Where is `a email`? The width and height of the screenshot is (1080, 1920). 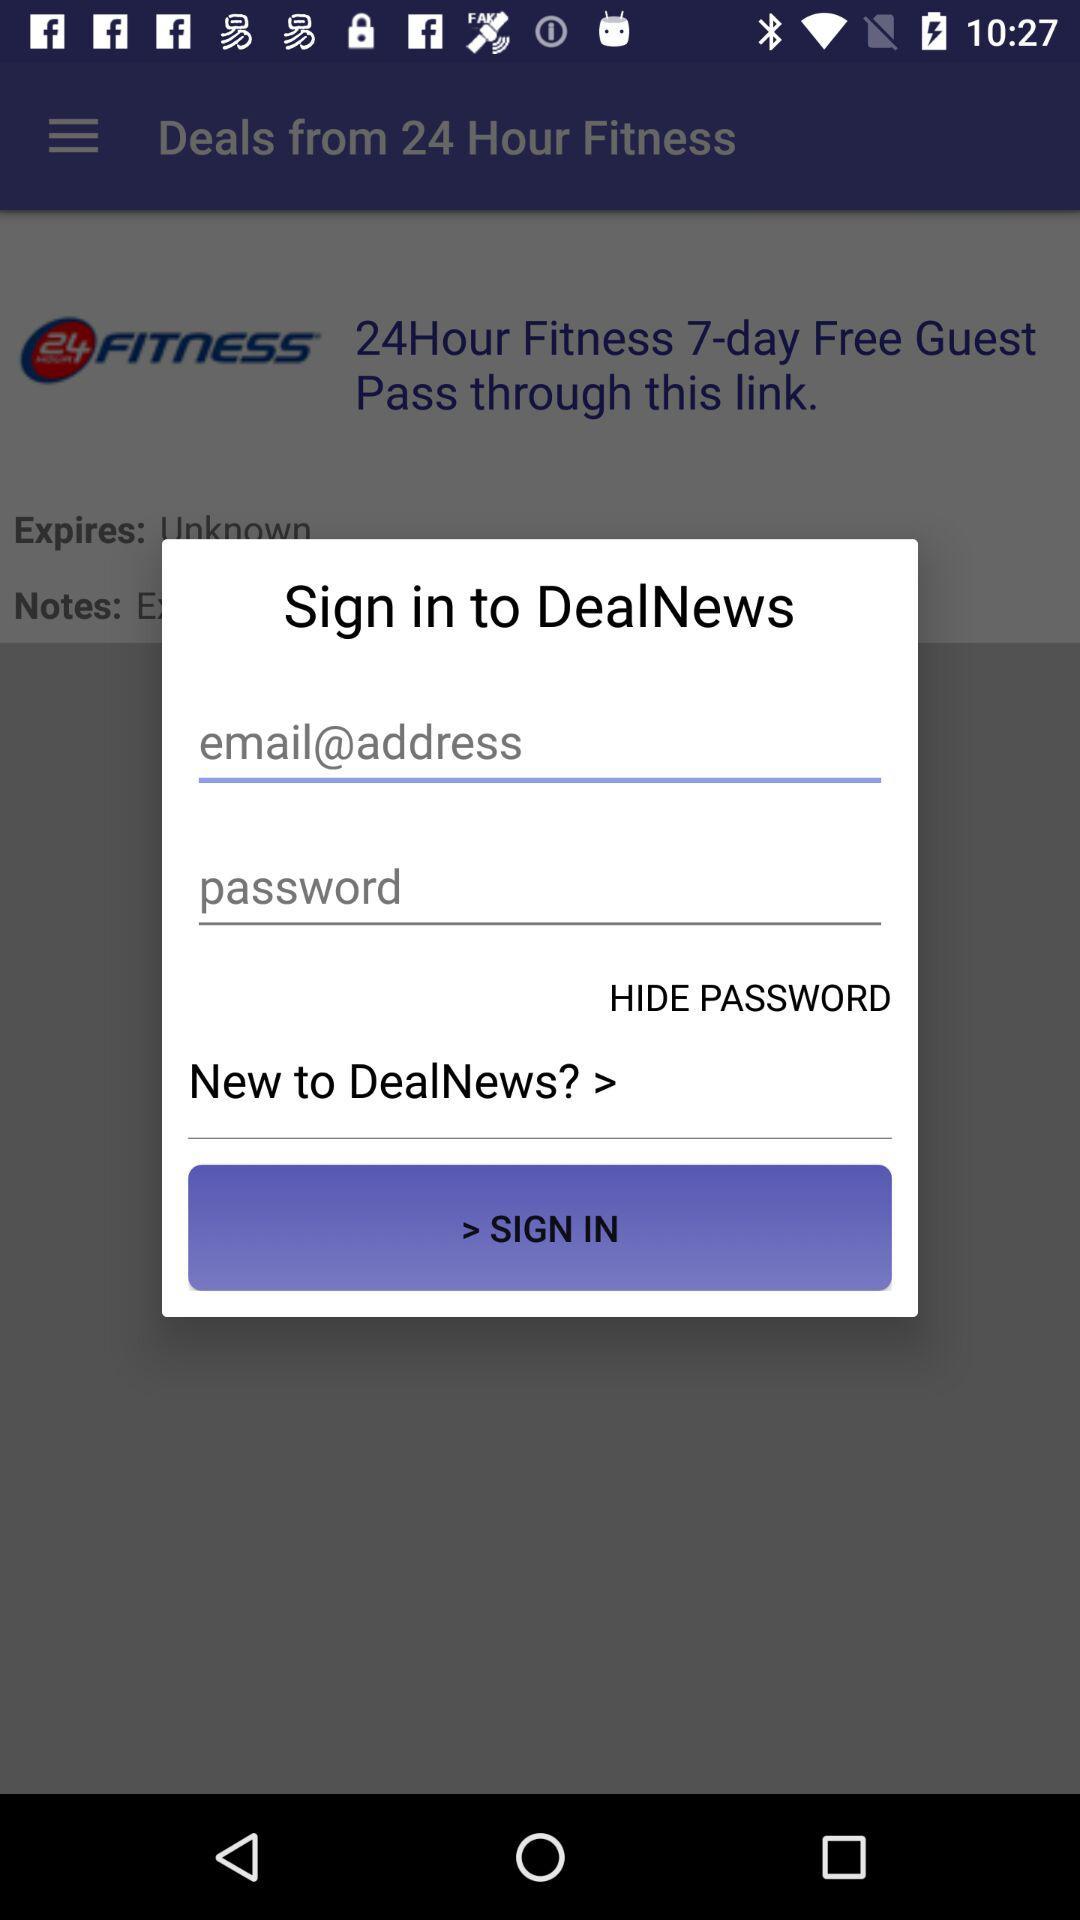 a email is located at coordinates (540, 740).